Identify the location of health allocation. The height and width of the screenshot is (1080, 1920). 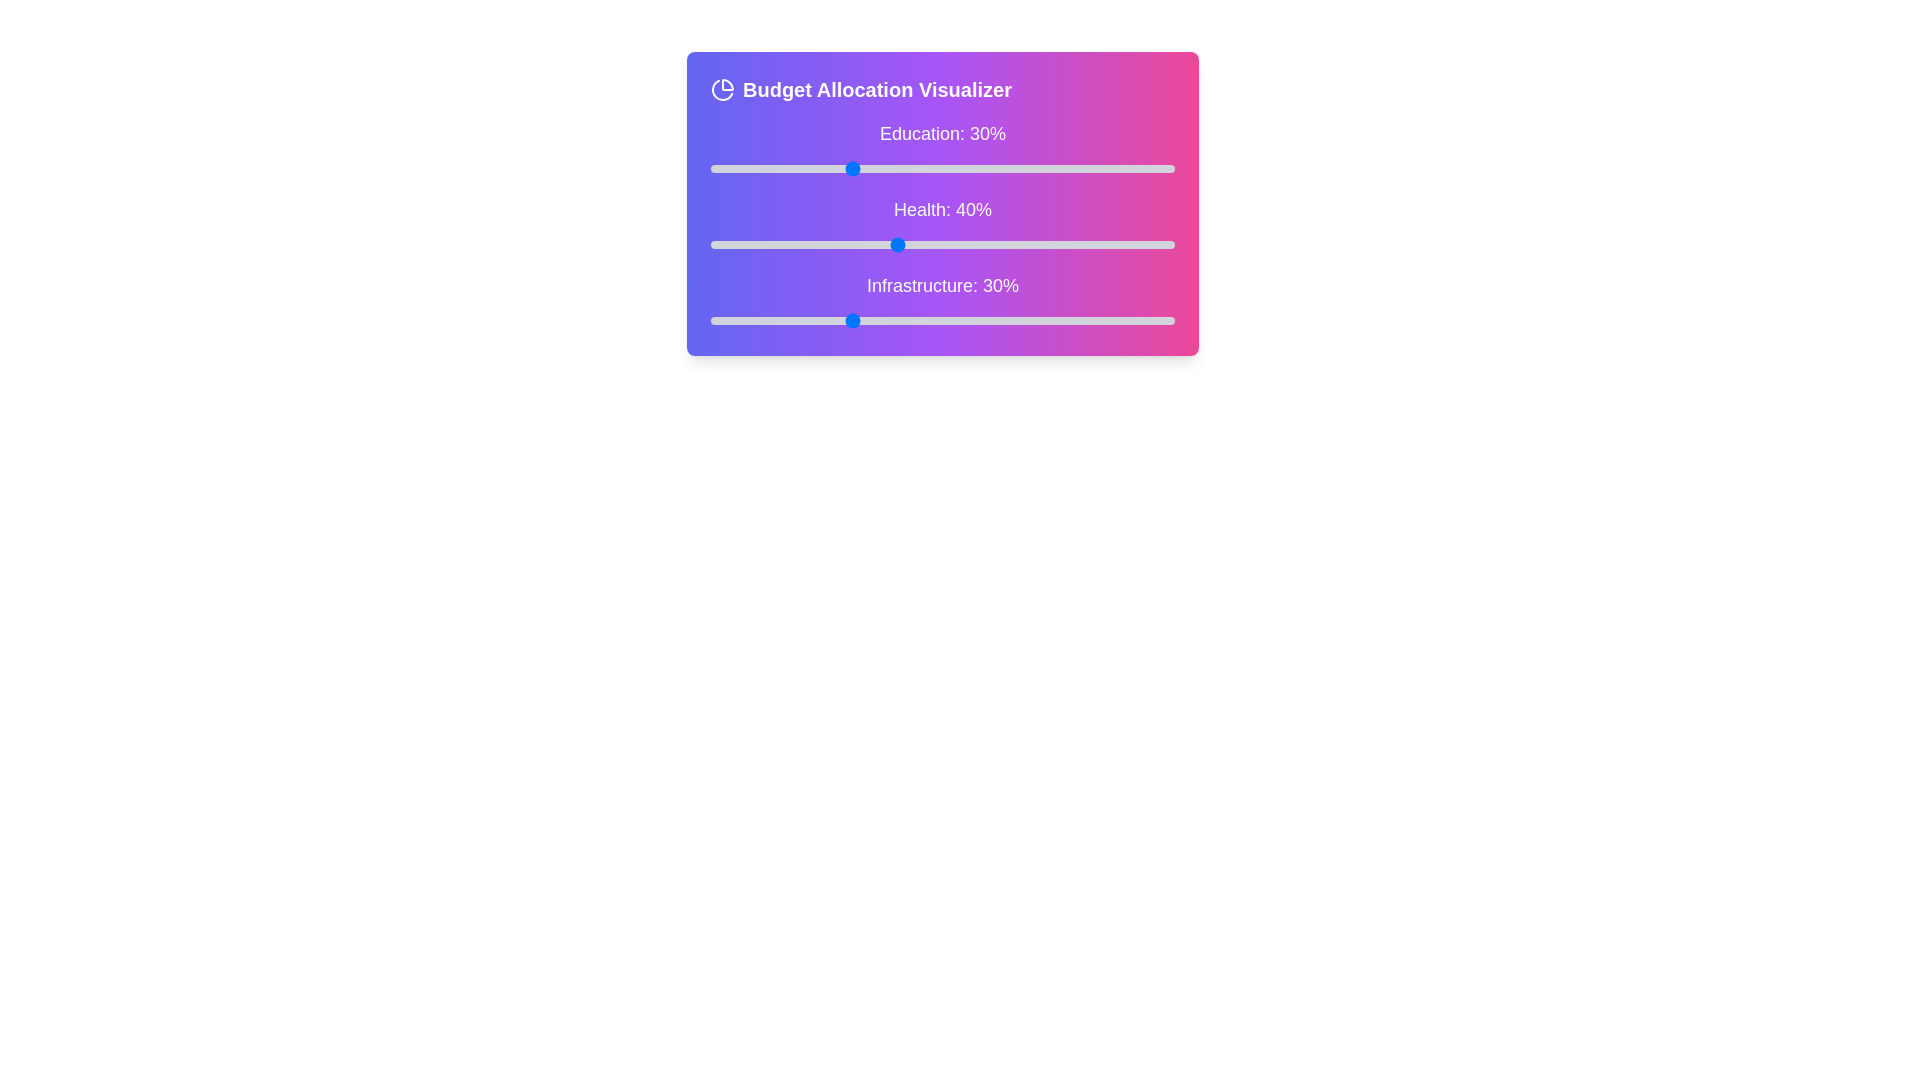
(1128, 244).